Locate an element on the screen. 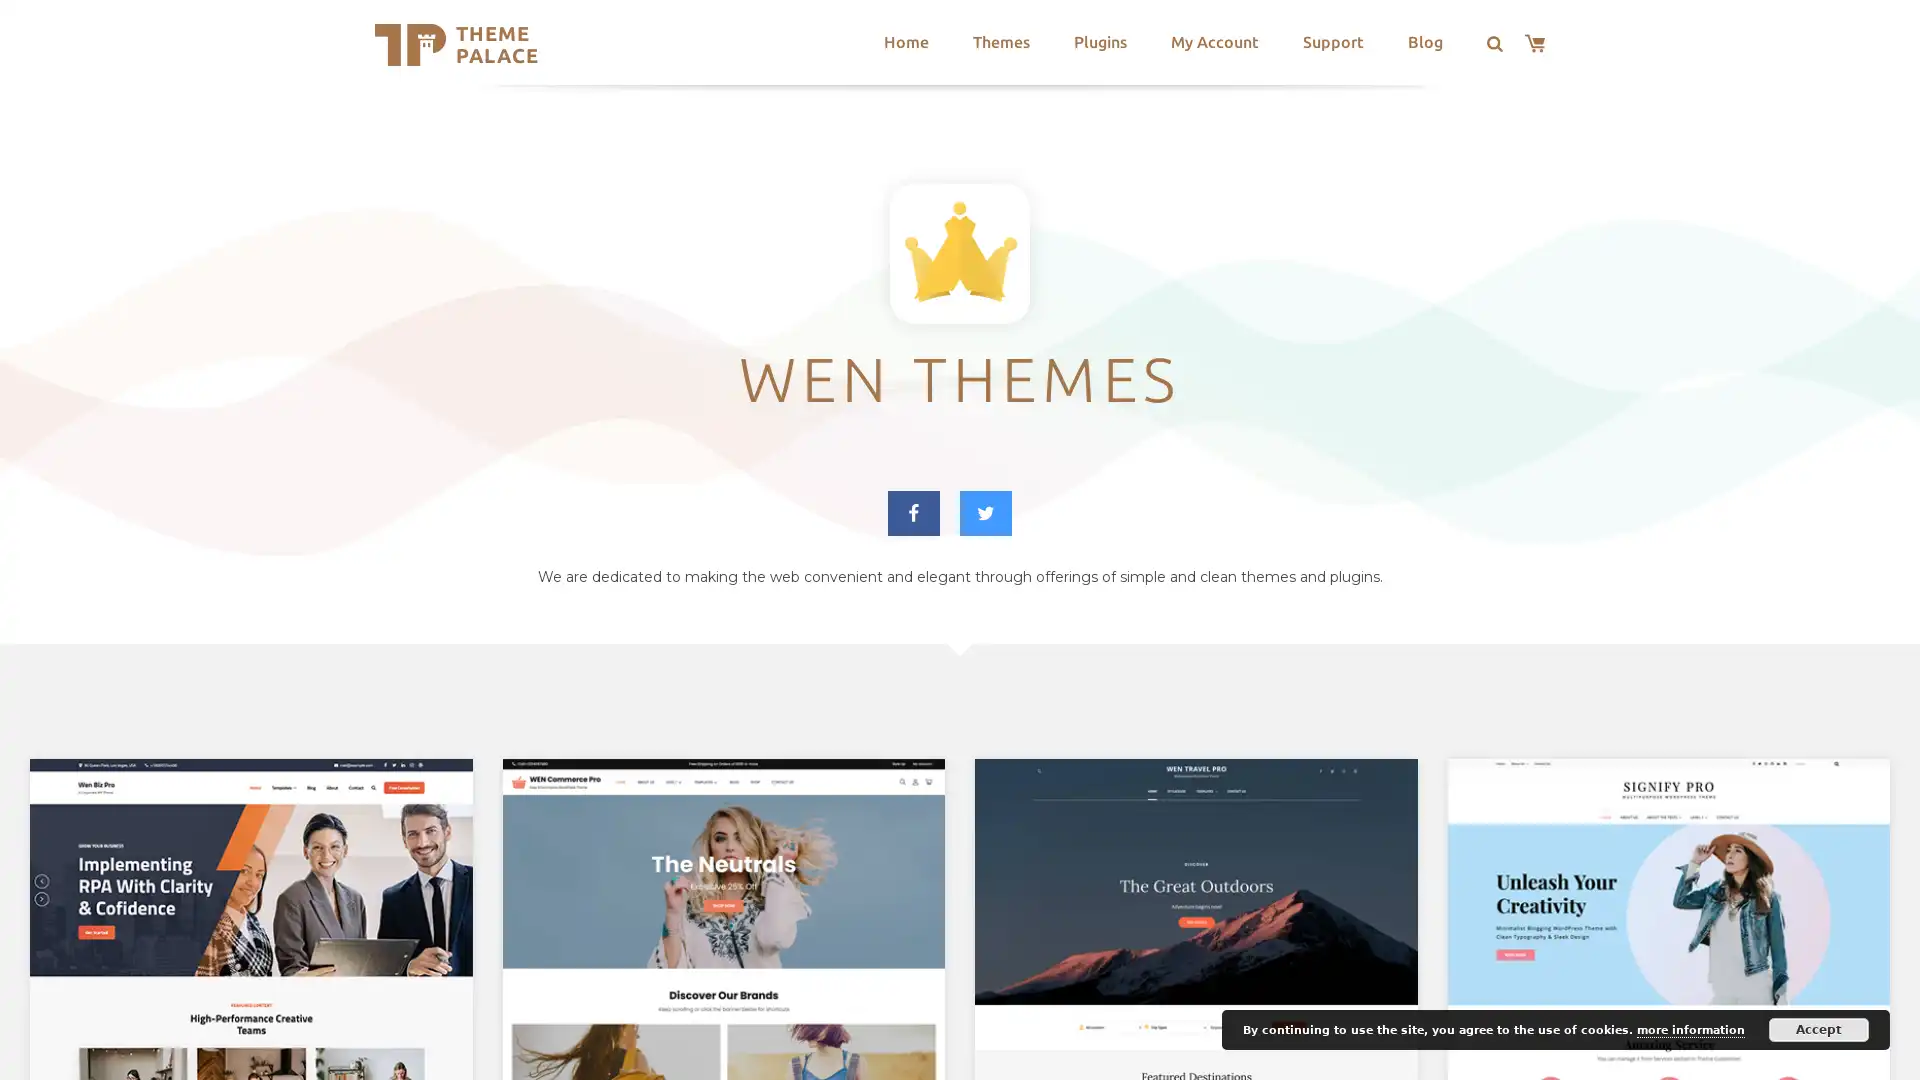 This screenshot has height=1080, width=1920. Search is located at coordinates (617, 45).